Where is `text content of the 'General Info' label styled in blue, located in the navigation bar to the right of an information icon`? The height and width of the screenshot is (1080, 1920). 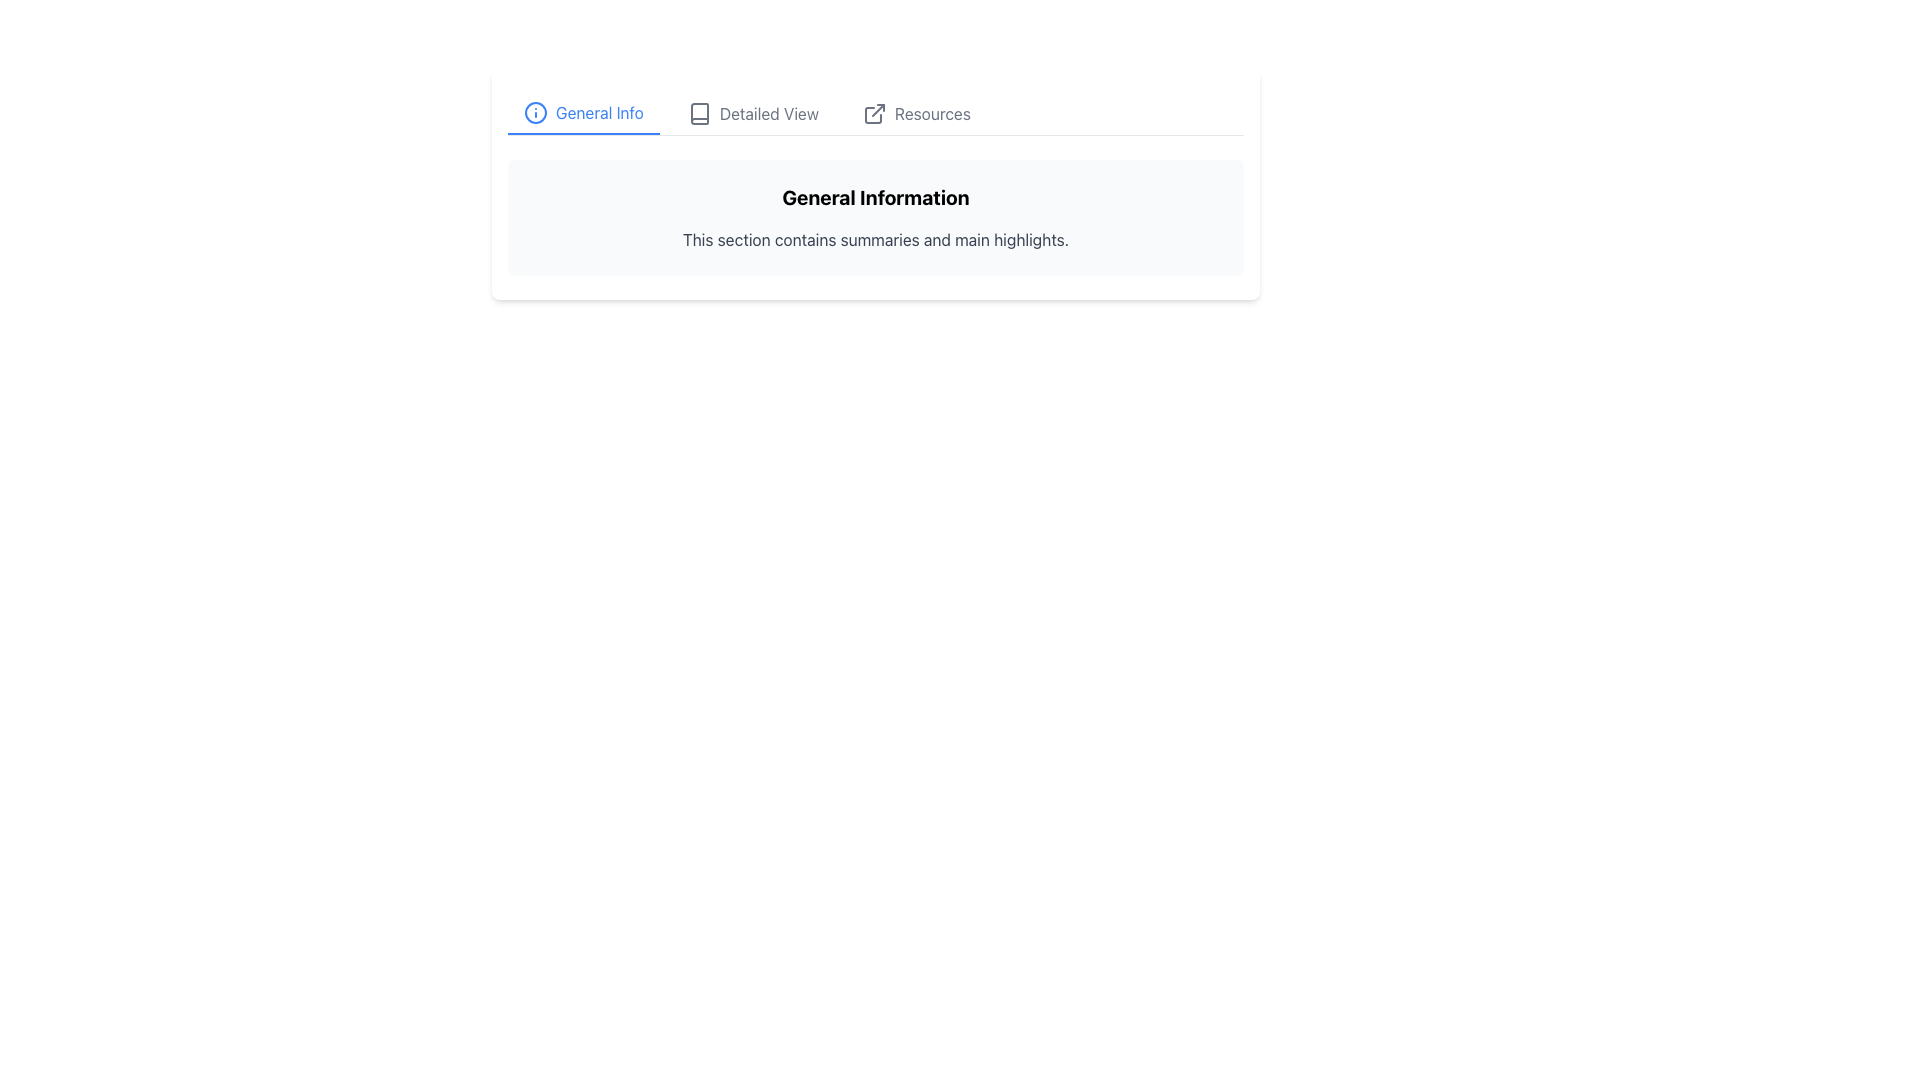
text content of the 'General Info' label styled in blue, located in the navigation bar to the right of an information icon is located at coordinates (598, 112).